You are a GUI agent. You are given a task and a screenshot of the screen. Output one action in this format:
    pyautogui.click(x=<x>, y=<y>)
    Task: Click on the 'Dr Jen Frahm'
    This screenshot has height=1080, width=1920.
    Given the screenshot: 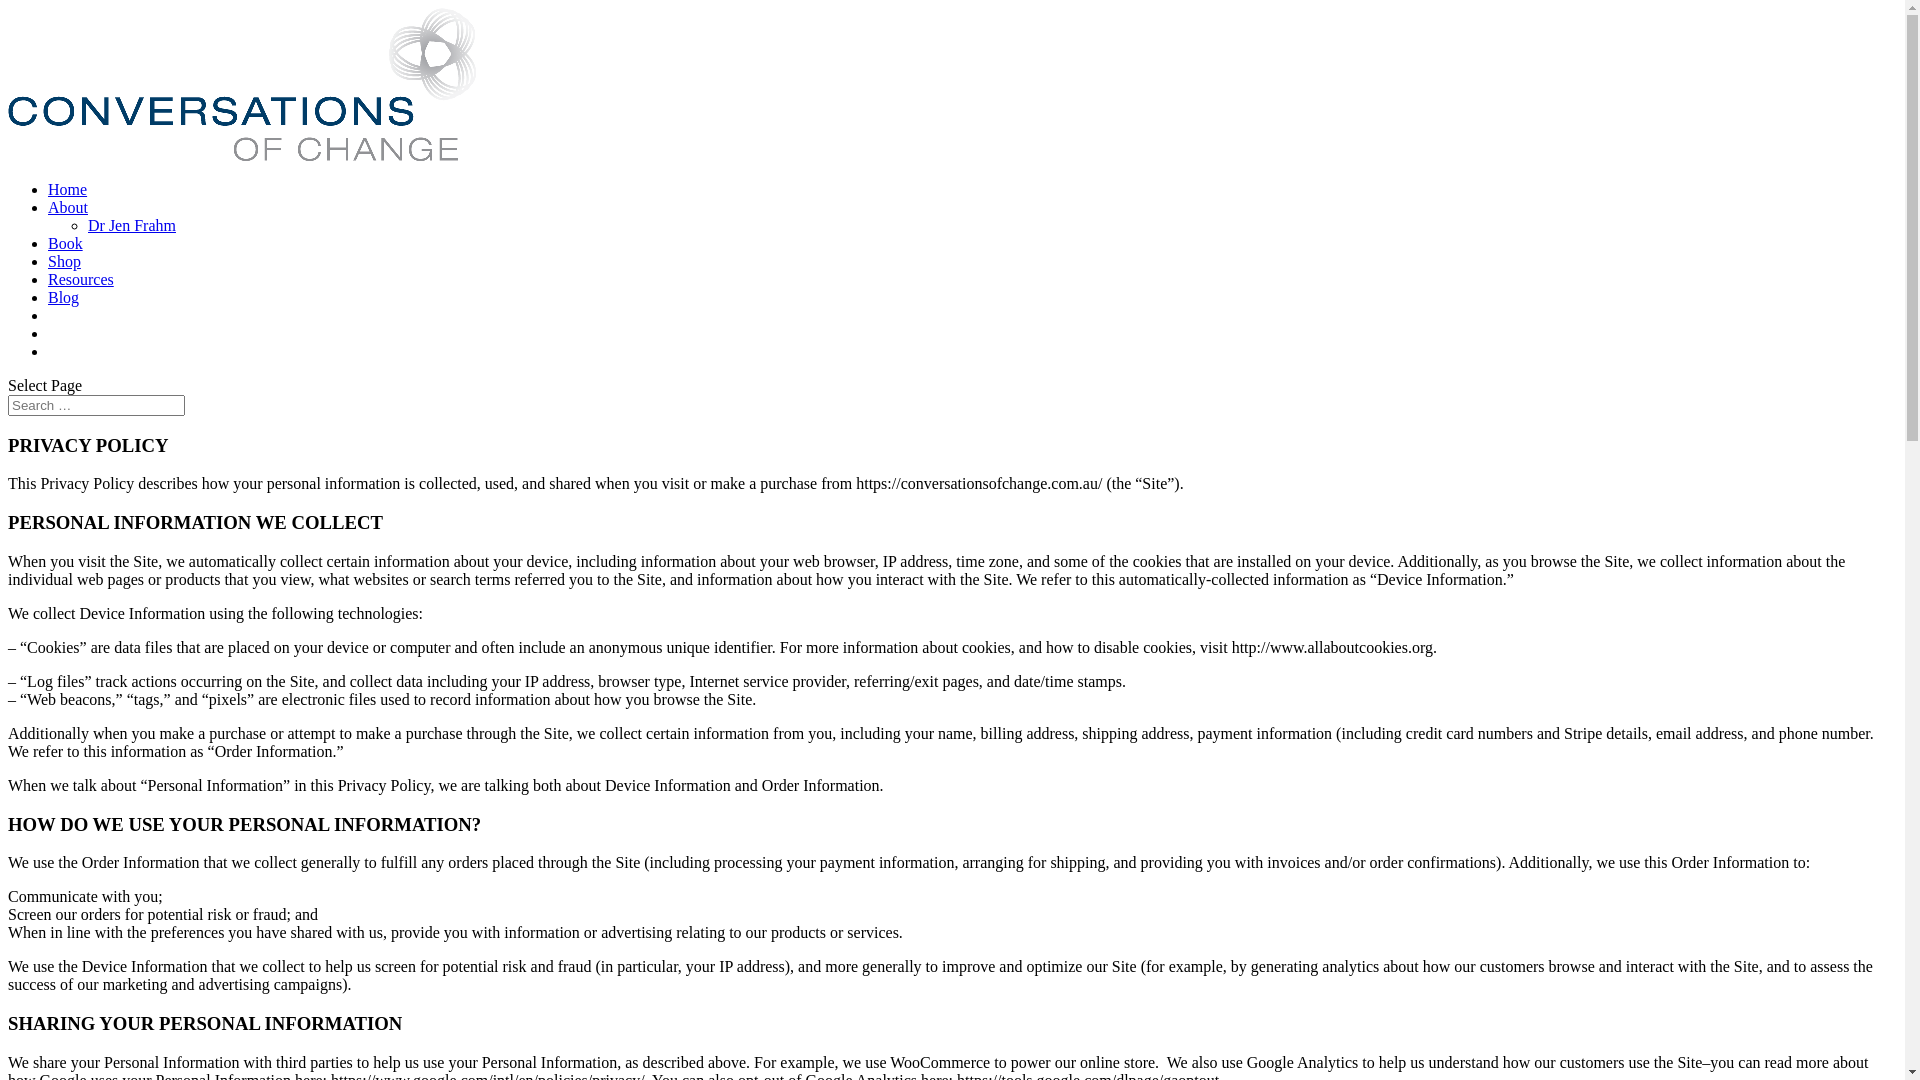 What is the action you would take?
    pyautogui.click(x=130, y=225)
    